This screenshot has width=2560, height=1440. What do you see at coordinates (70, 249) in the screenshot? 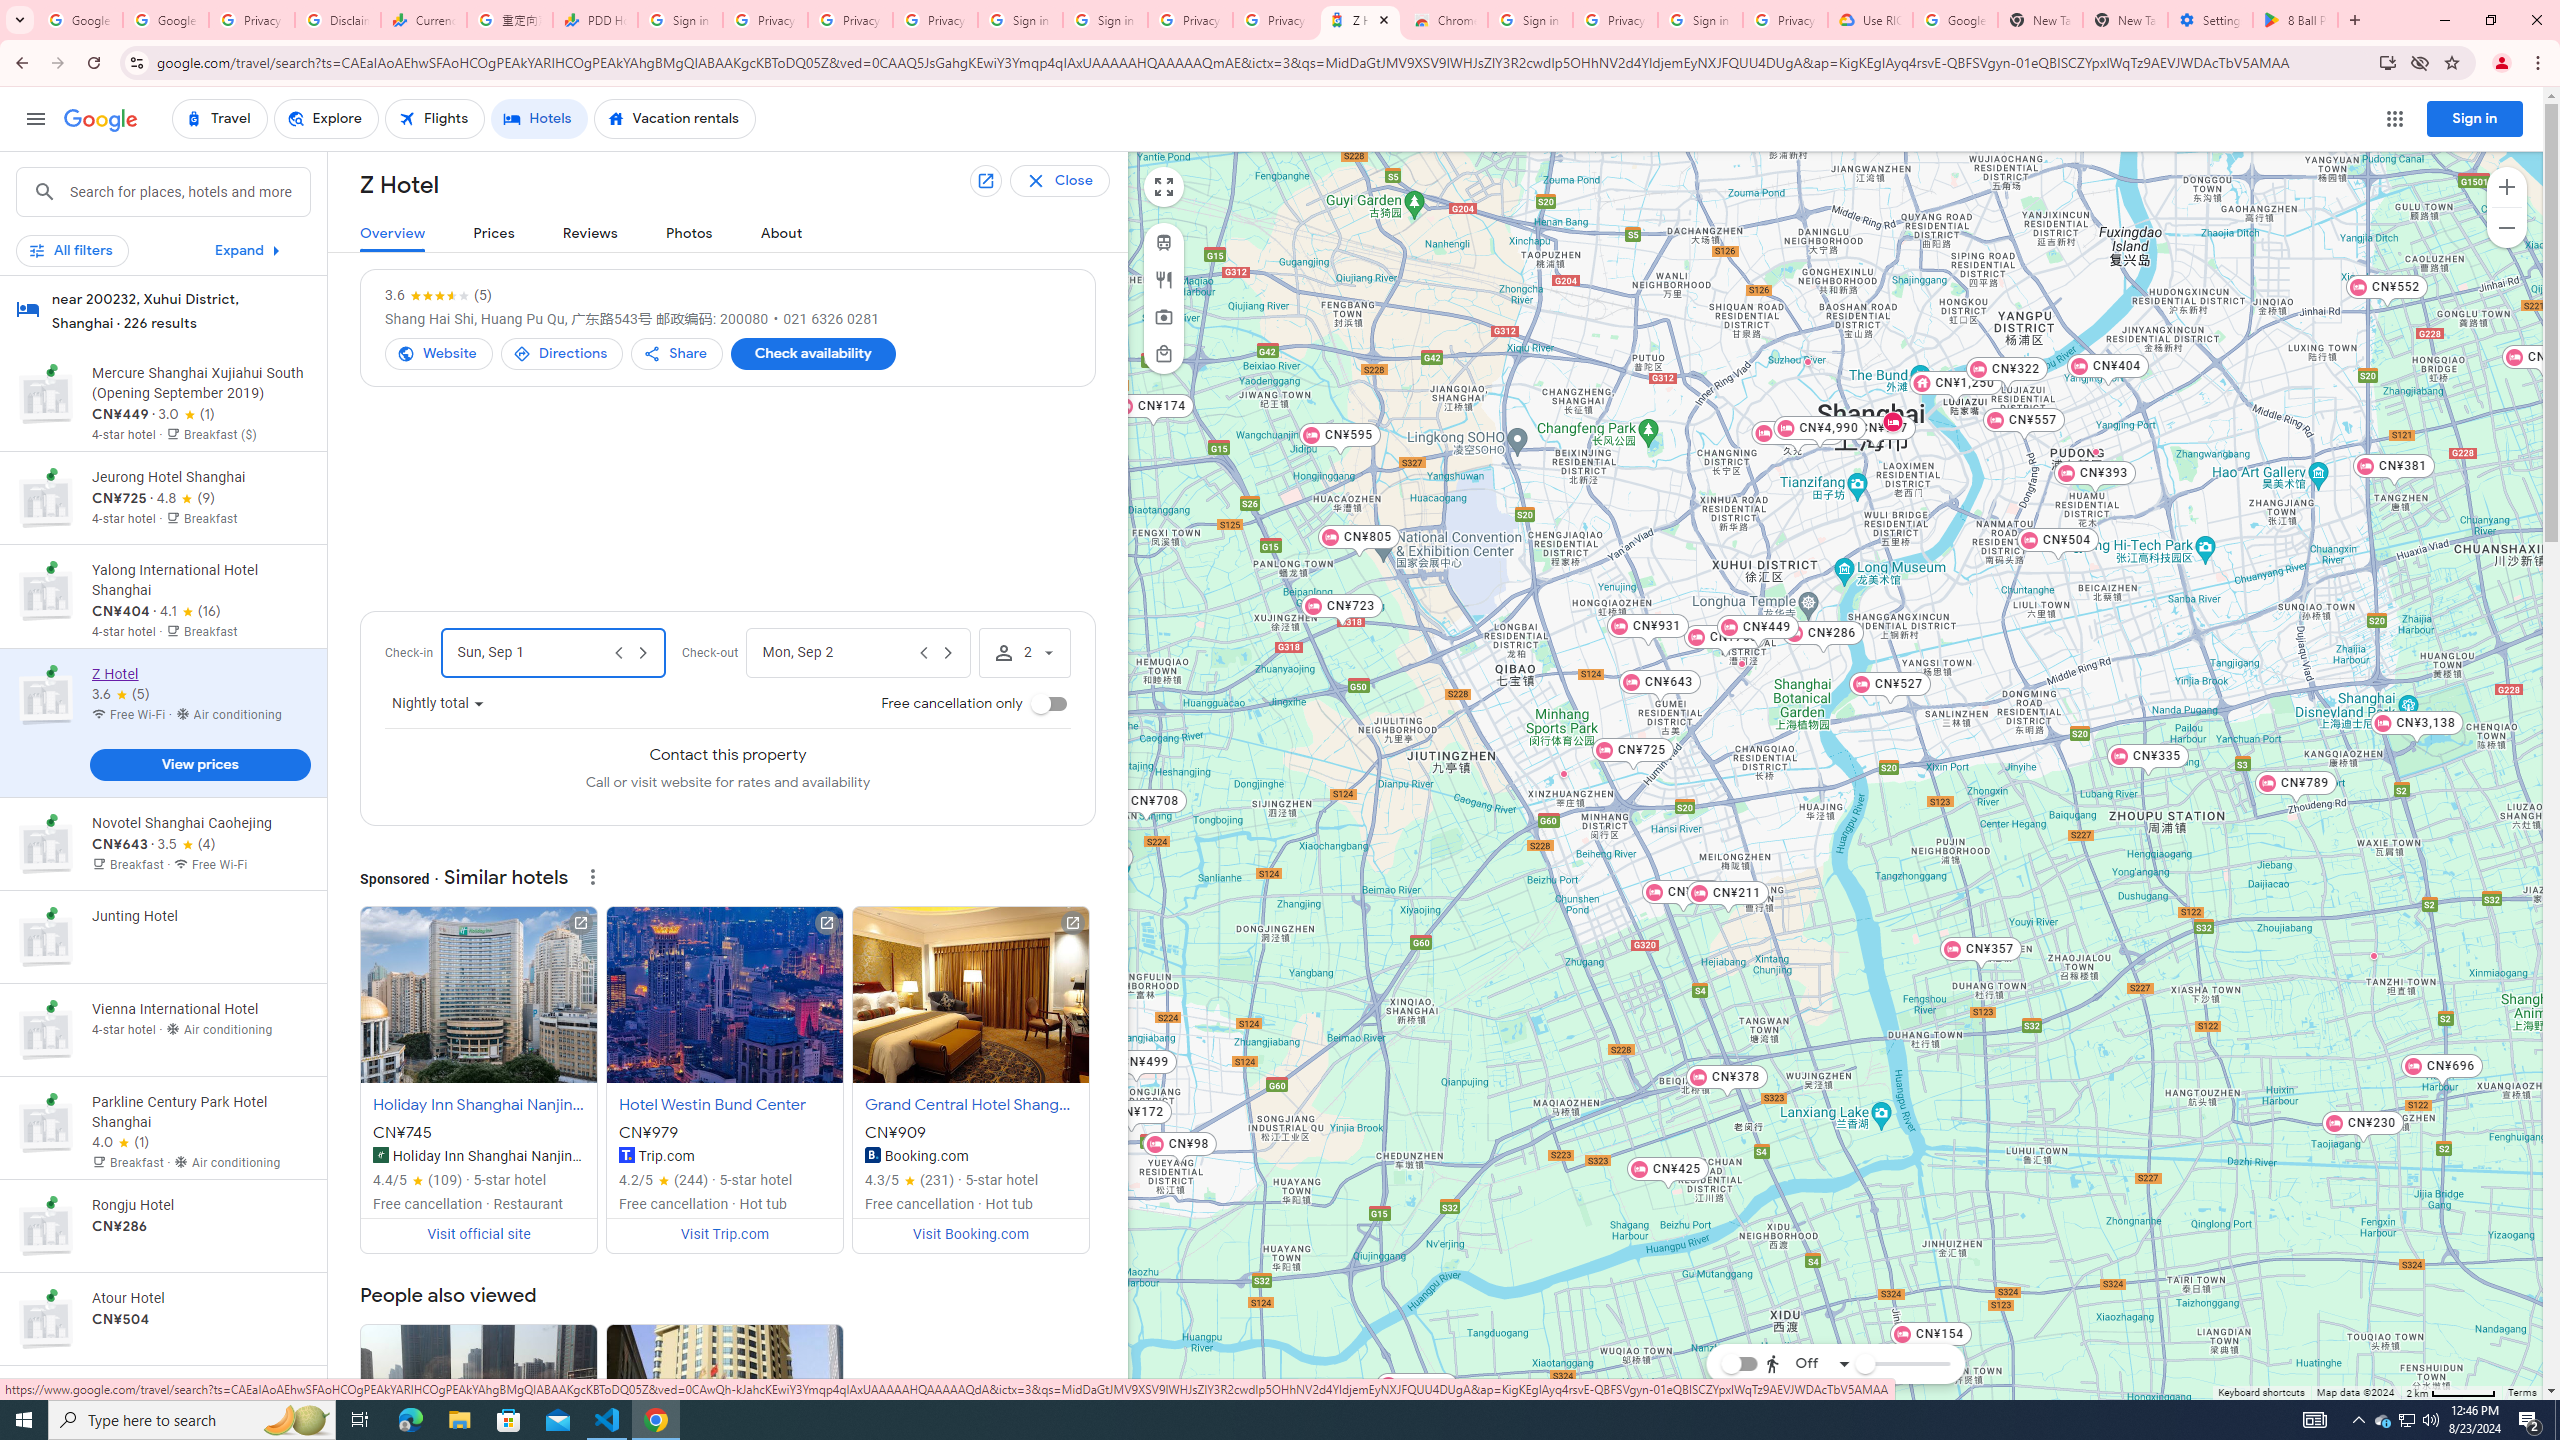
I see `'All filters'` at bounding box center [70, 249].